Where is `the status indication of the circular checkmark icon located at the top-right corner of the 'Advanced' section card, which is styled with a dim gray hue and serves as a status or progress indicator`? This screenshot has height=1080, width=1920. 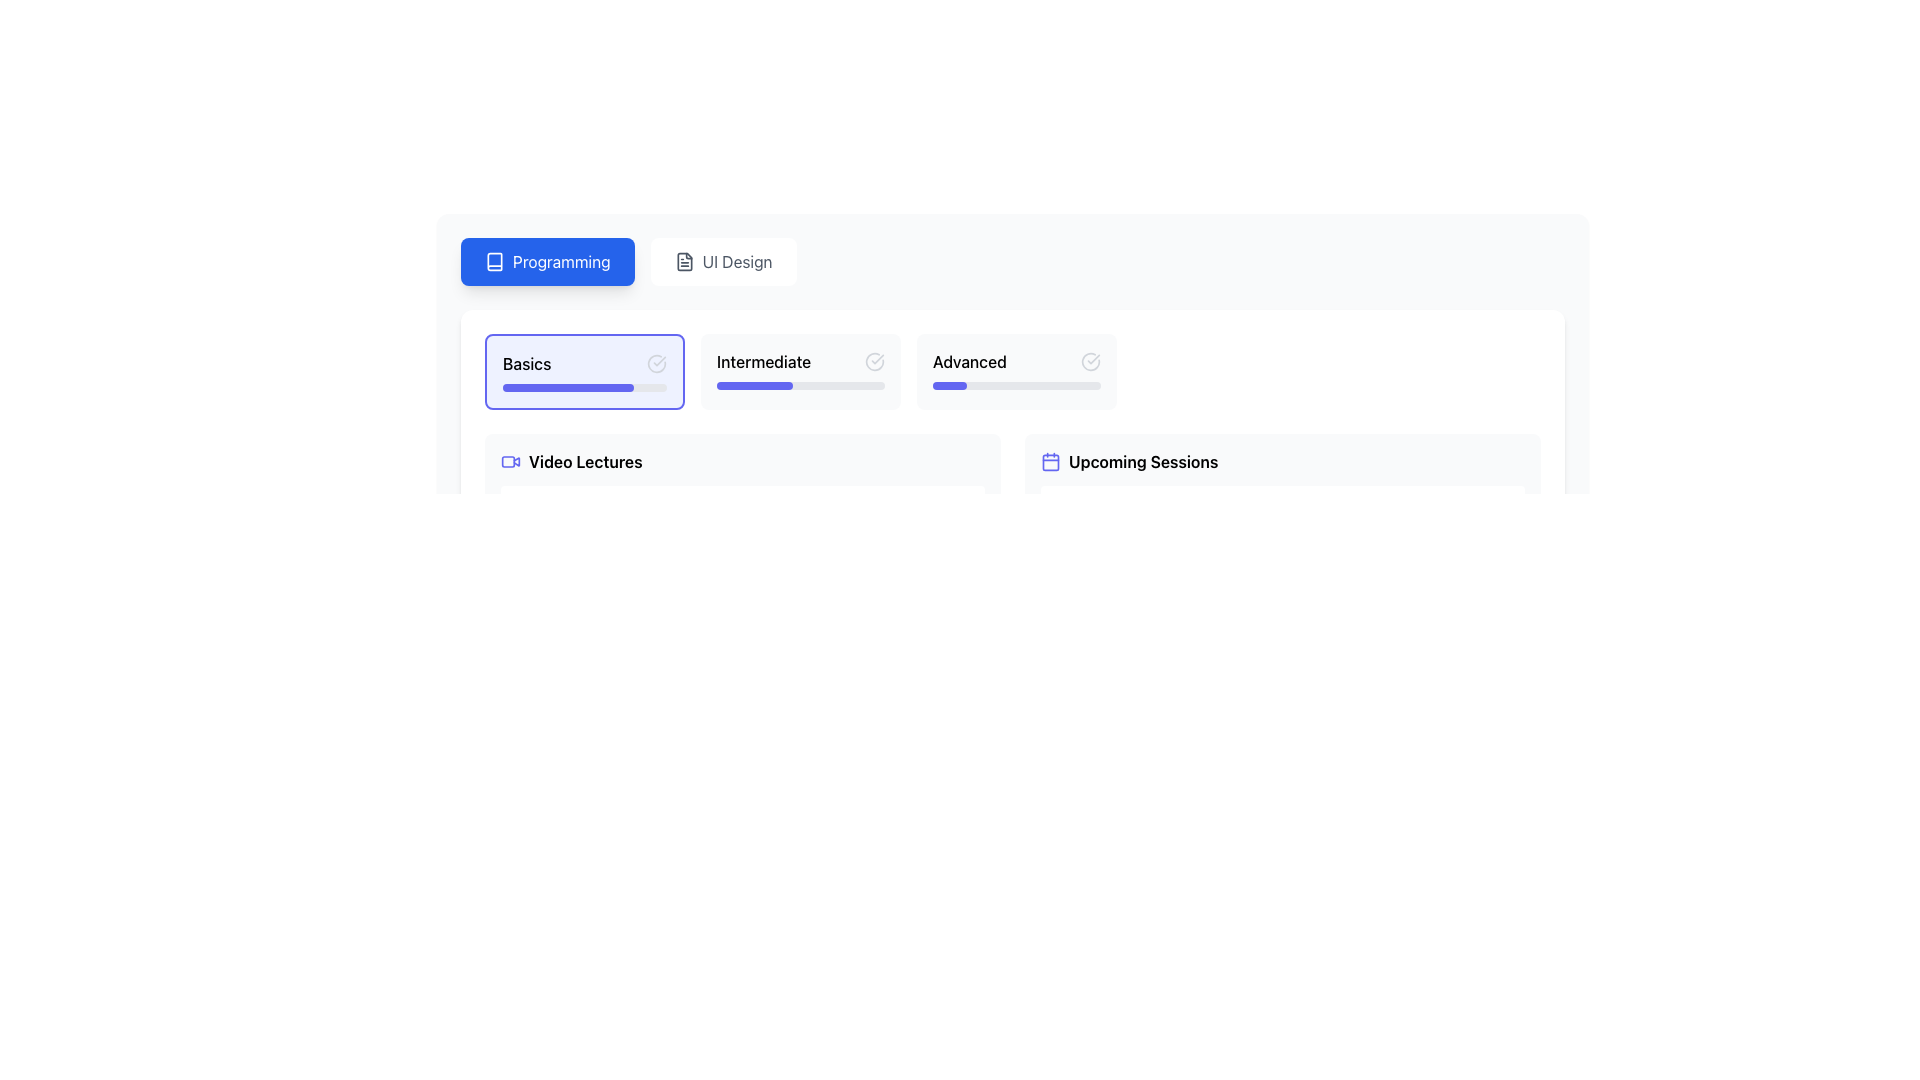
the status indication of the circular checkmark icon located at the top-right corner of the 'Advanced' section card, which is styled with a dim gray hue and serves as a status or progress indicator is located at coordinates (1089, 362).